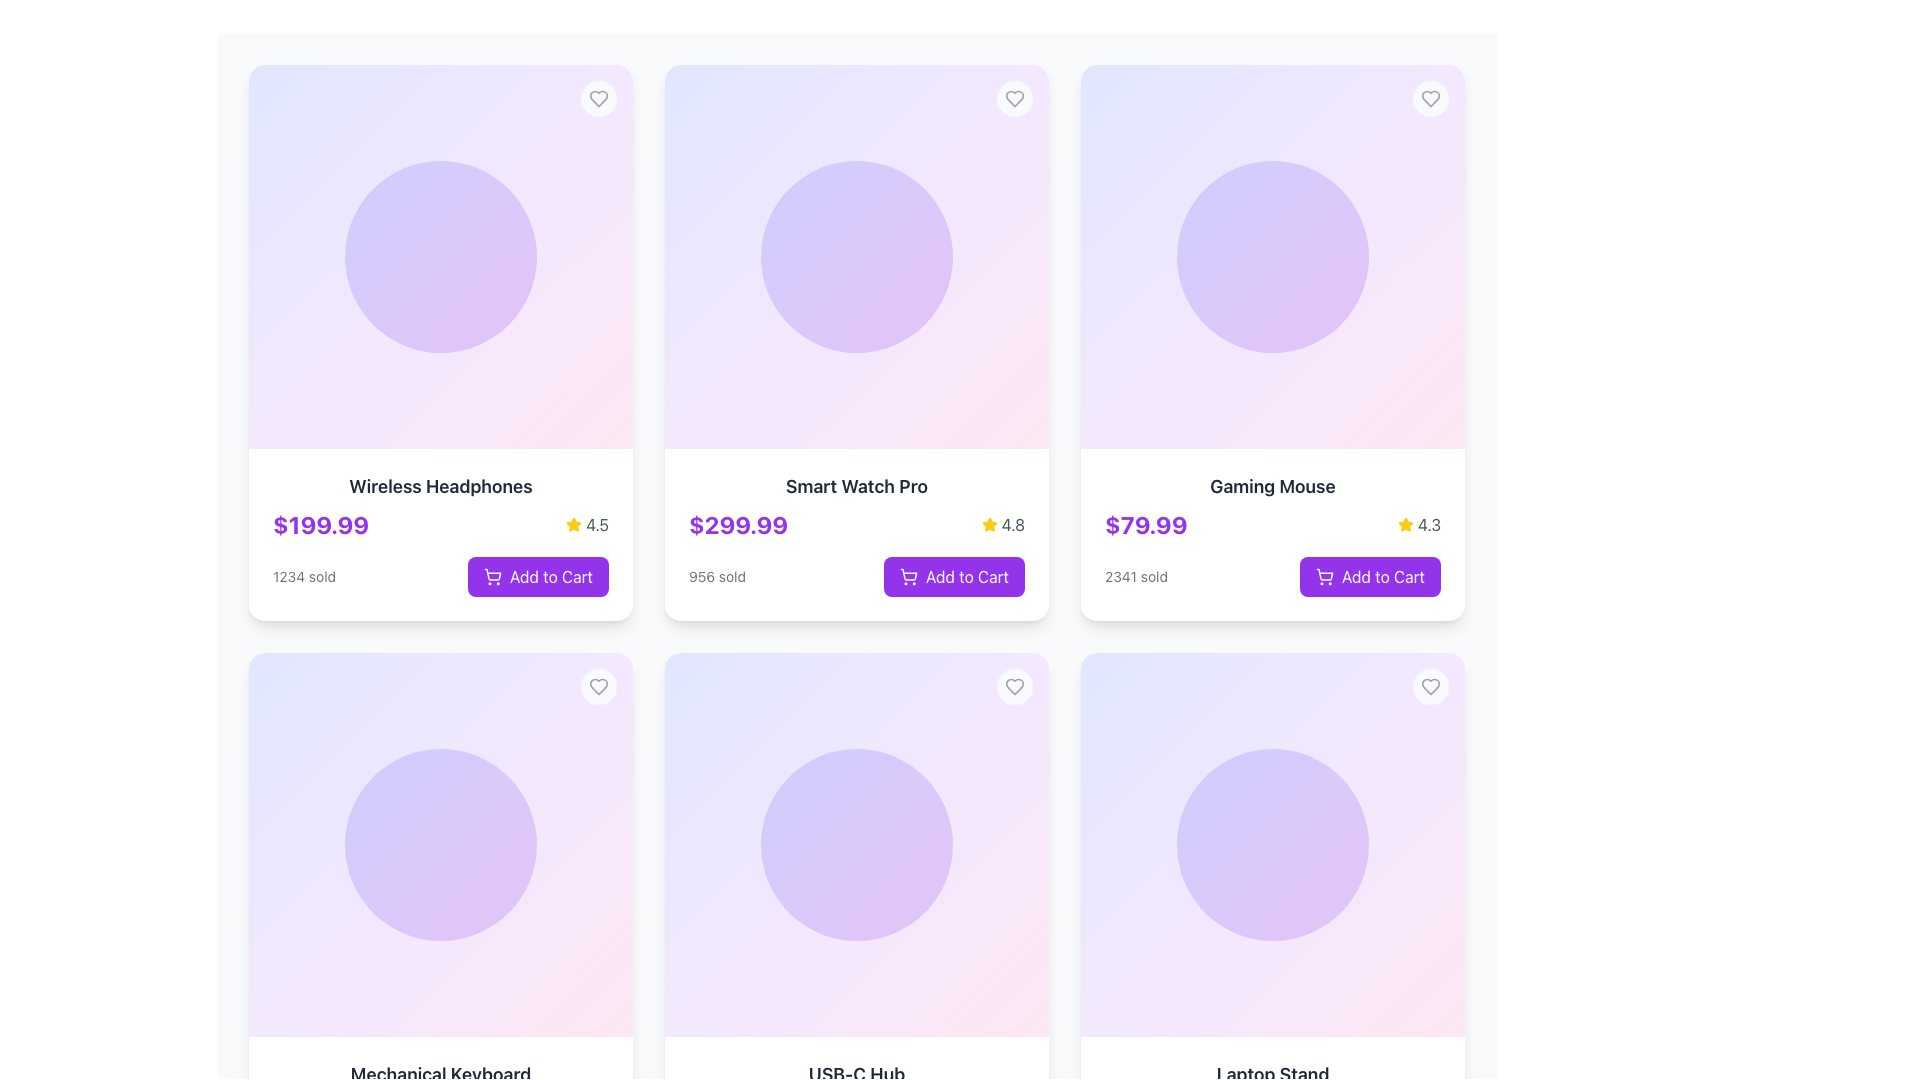  I want to click on displayed text '2341 sold' from the Text label below the price and rating elements in the product card for 'Gaming Mouse', so click(1136, 577).